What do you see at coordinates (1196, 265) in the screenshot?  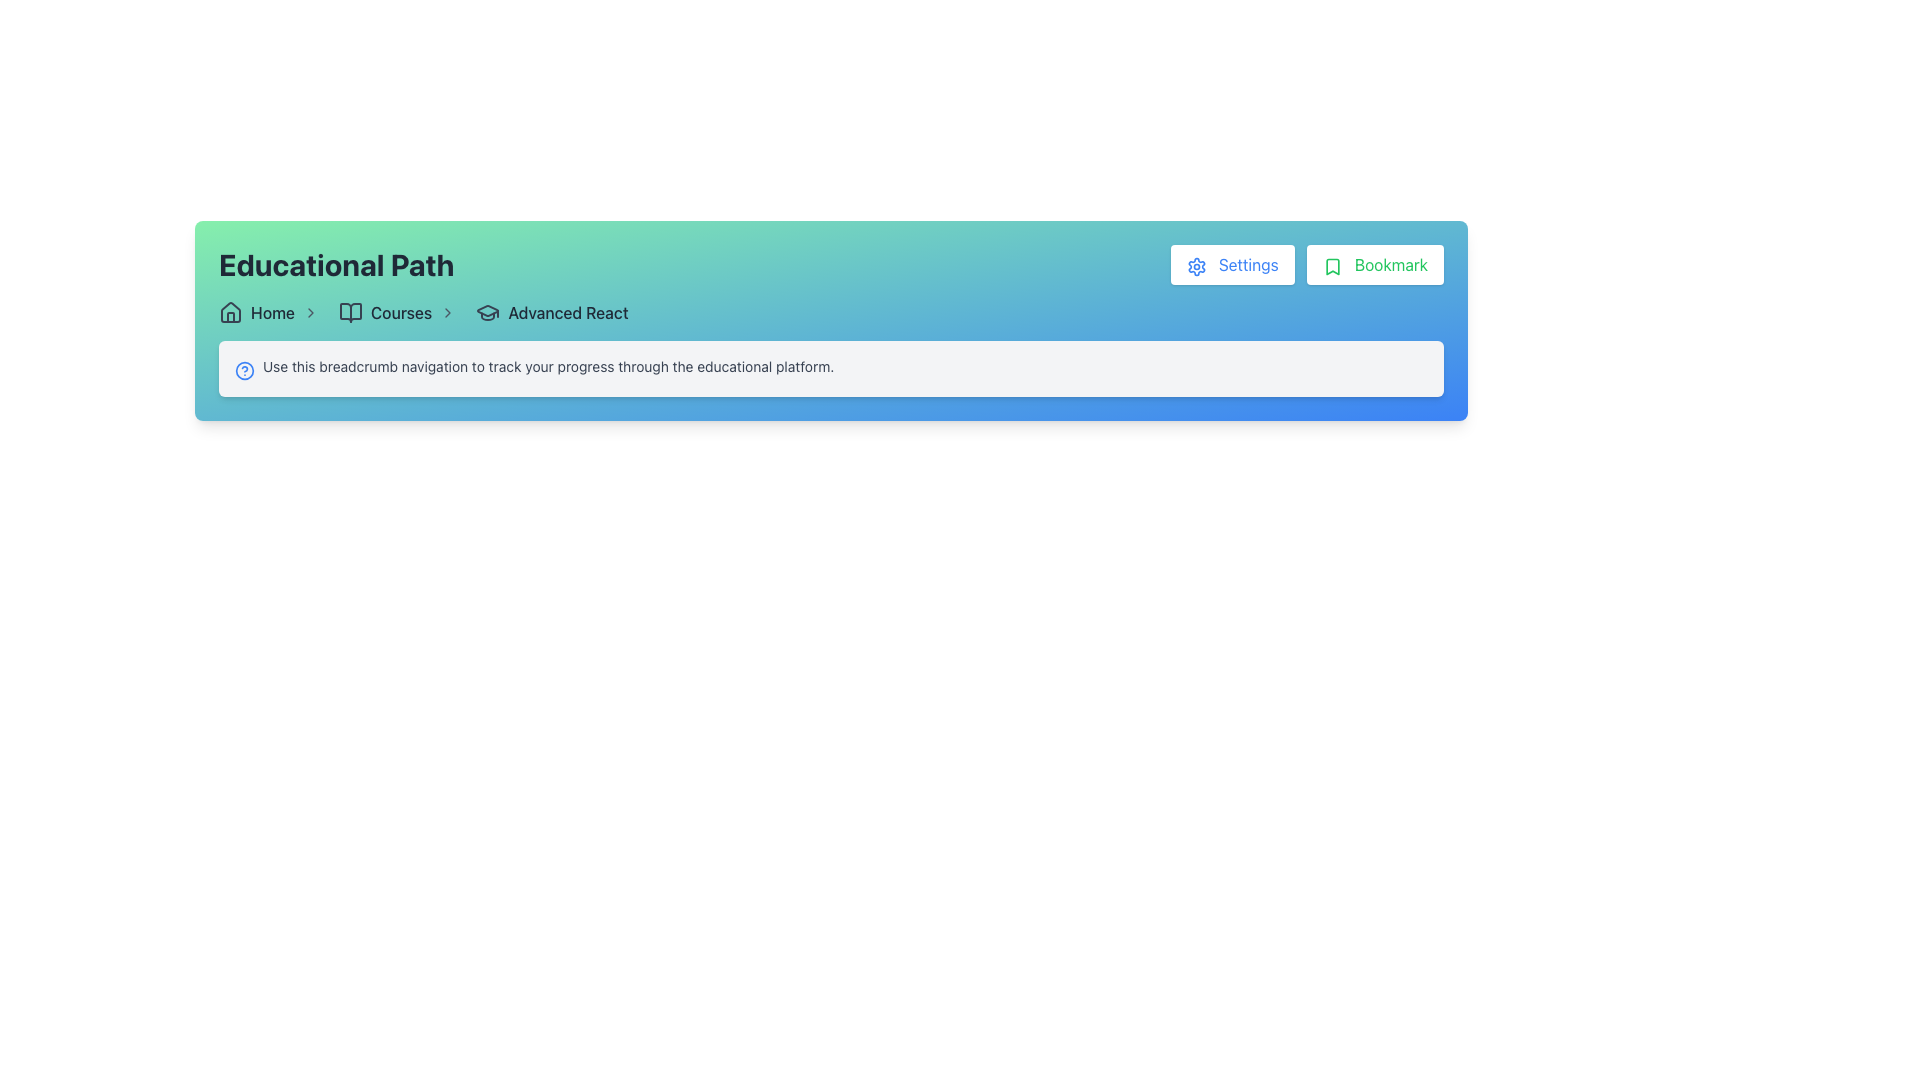 I see `the settings icon located in the top-right corner of the navigation bar, adjacent to the 'Settings' button` at bounding box center [1196, 265].